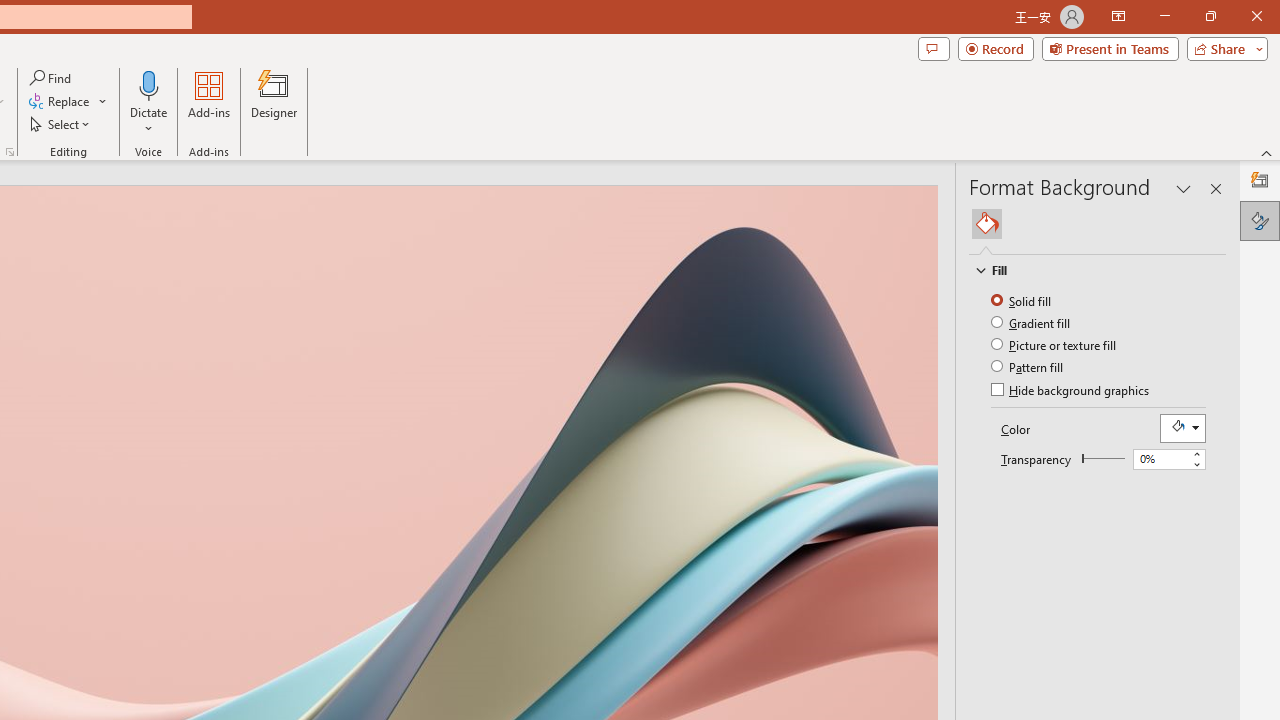 Image resolution: width=1280 pixels, height=720 pixels. Describe the element at coordinates (1102, 458) in the screenshot. I see `'Transparency'` at that location.